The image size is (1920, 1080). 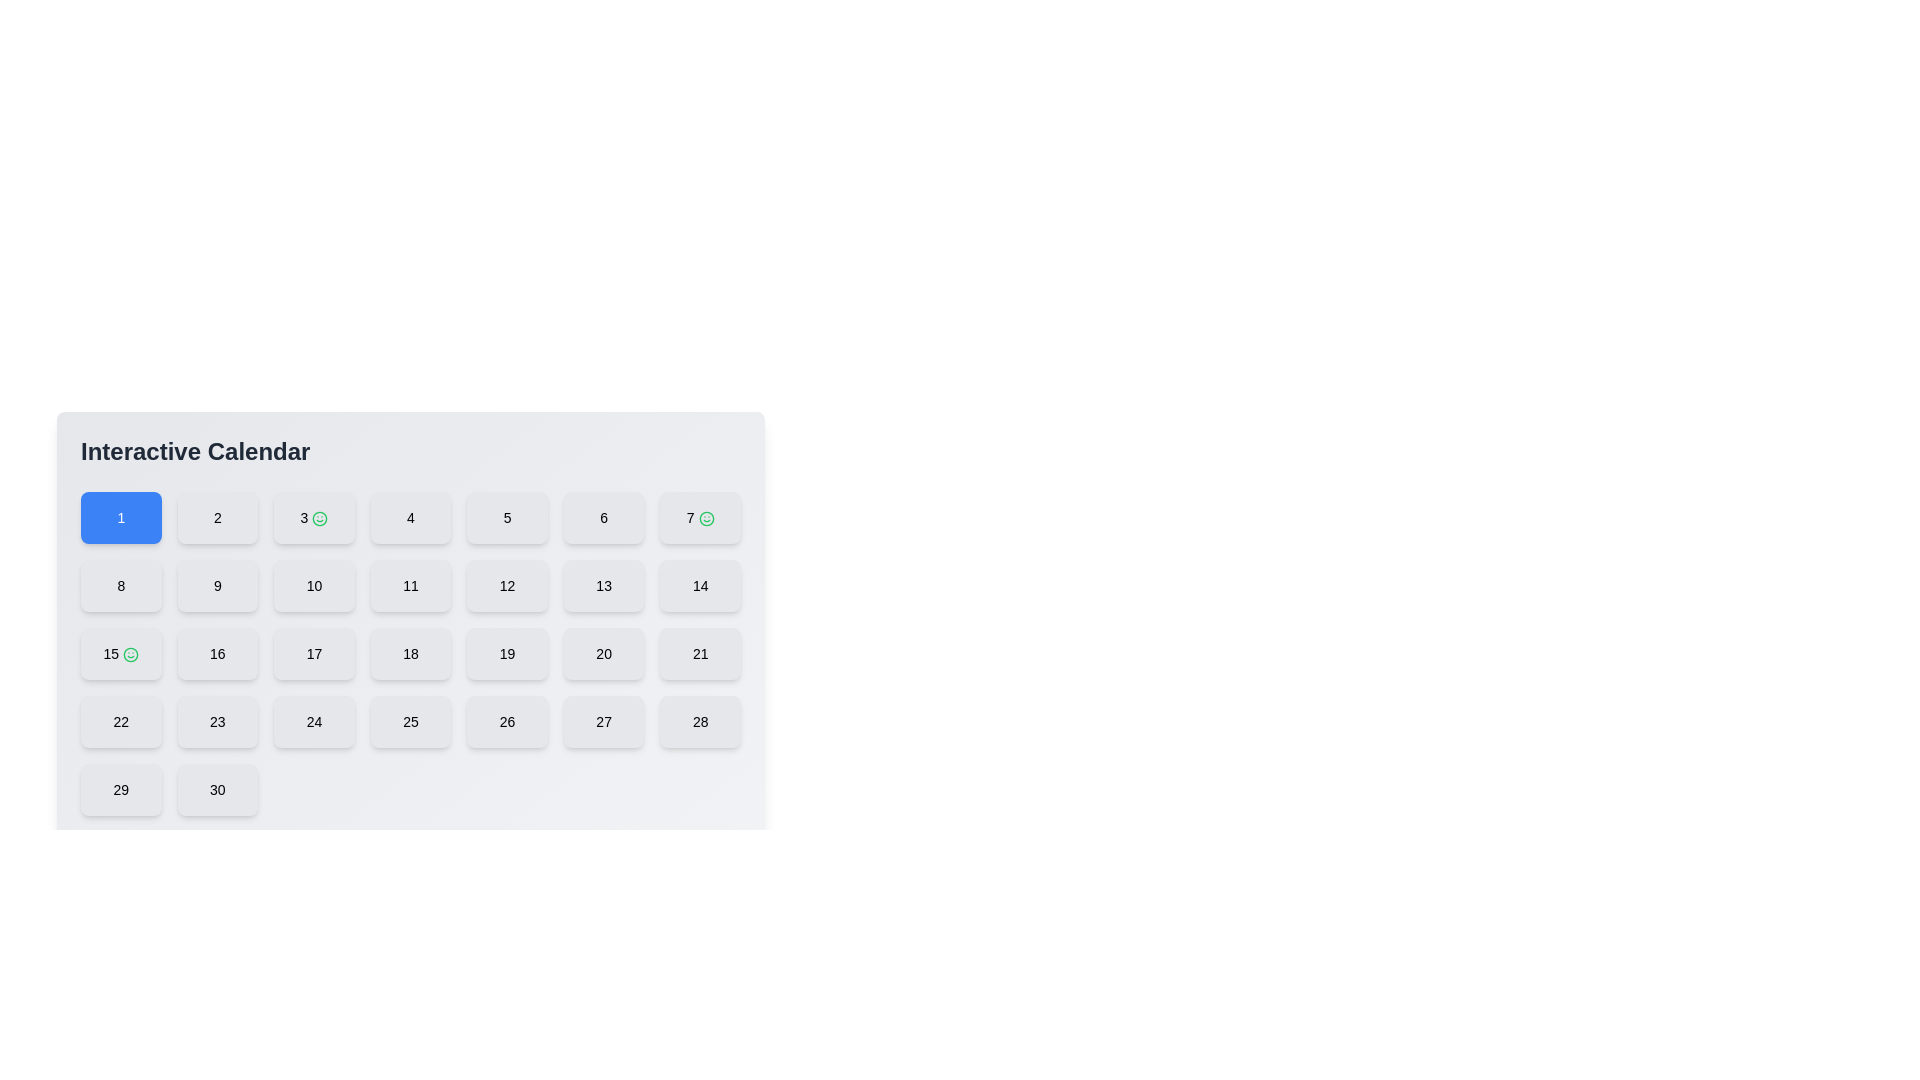 I want to click on the button labeled '6', which is a rectangular button with a light gray background and a rounded border, so click(x=603, y=516).